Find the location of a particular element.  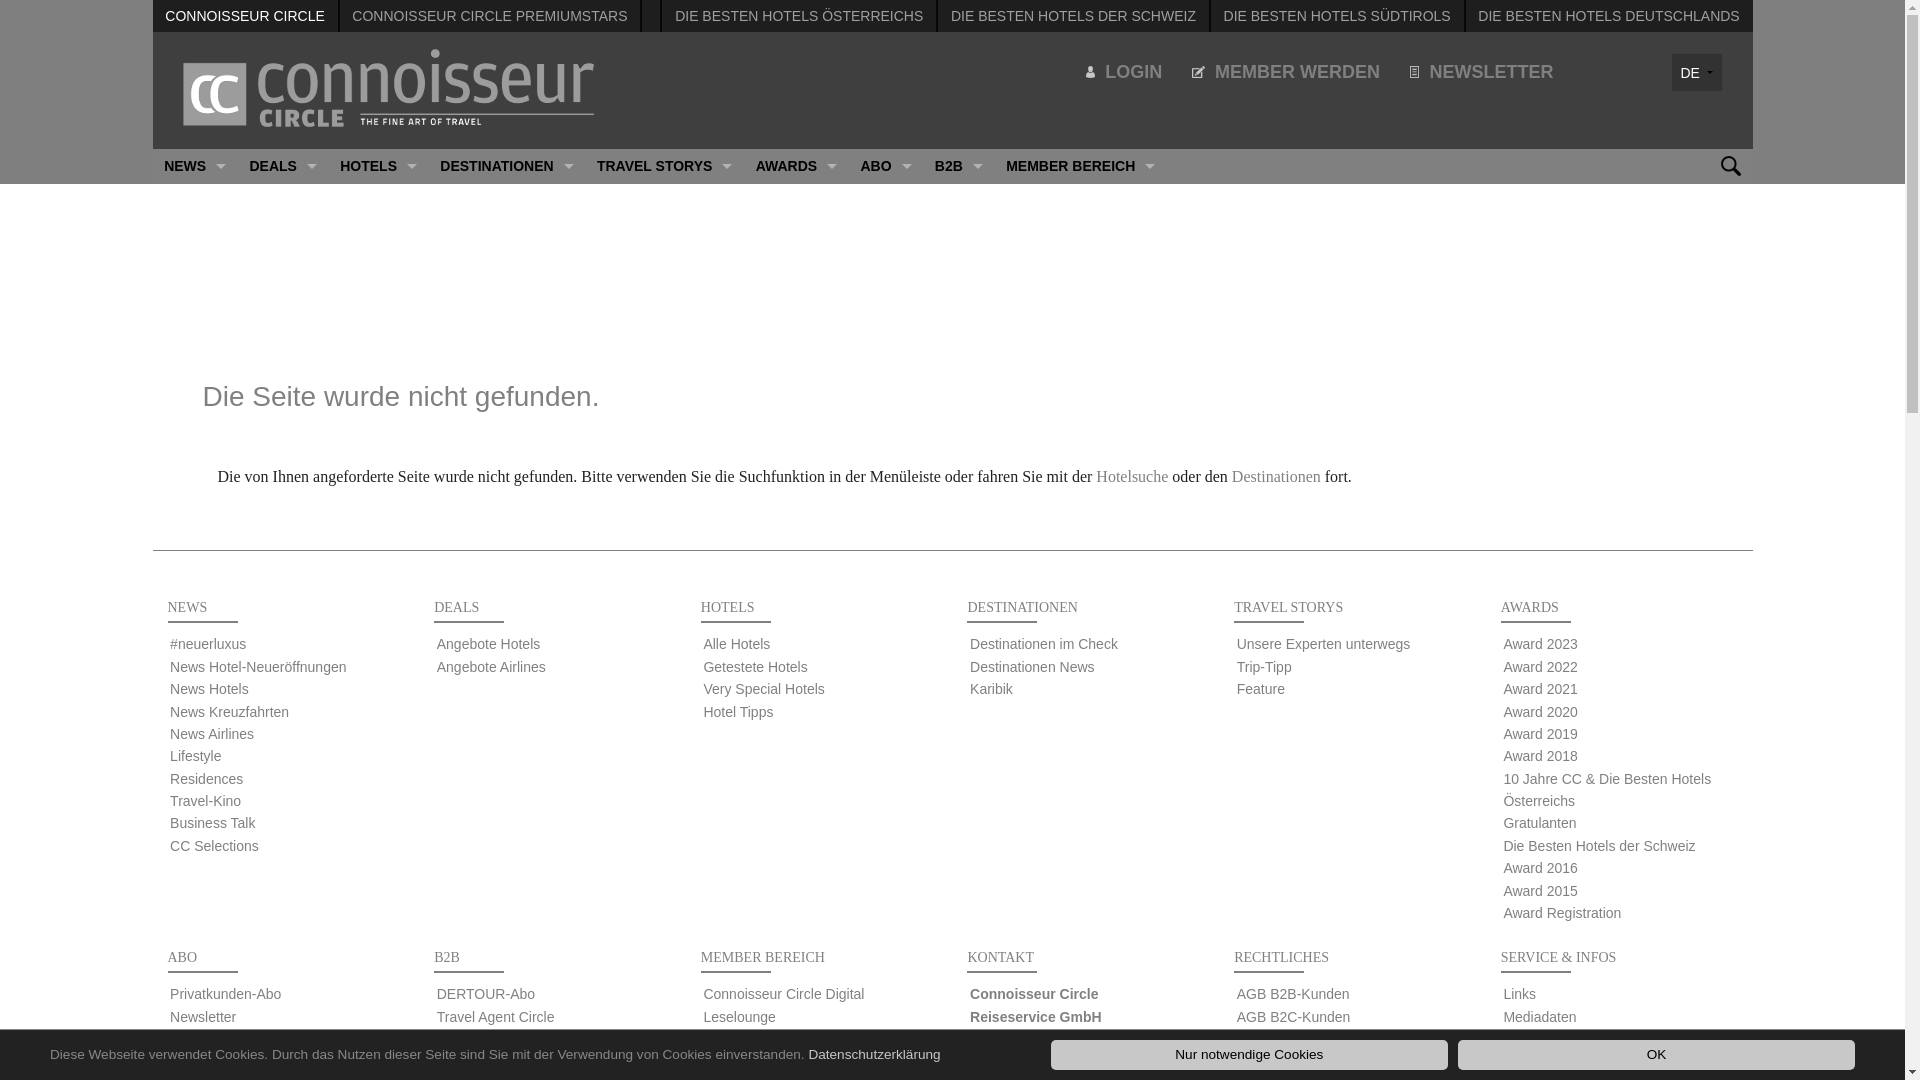

'CC Selections' is located at coordinates (214, 845).